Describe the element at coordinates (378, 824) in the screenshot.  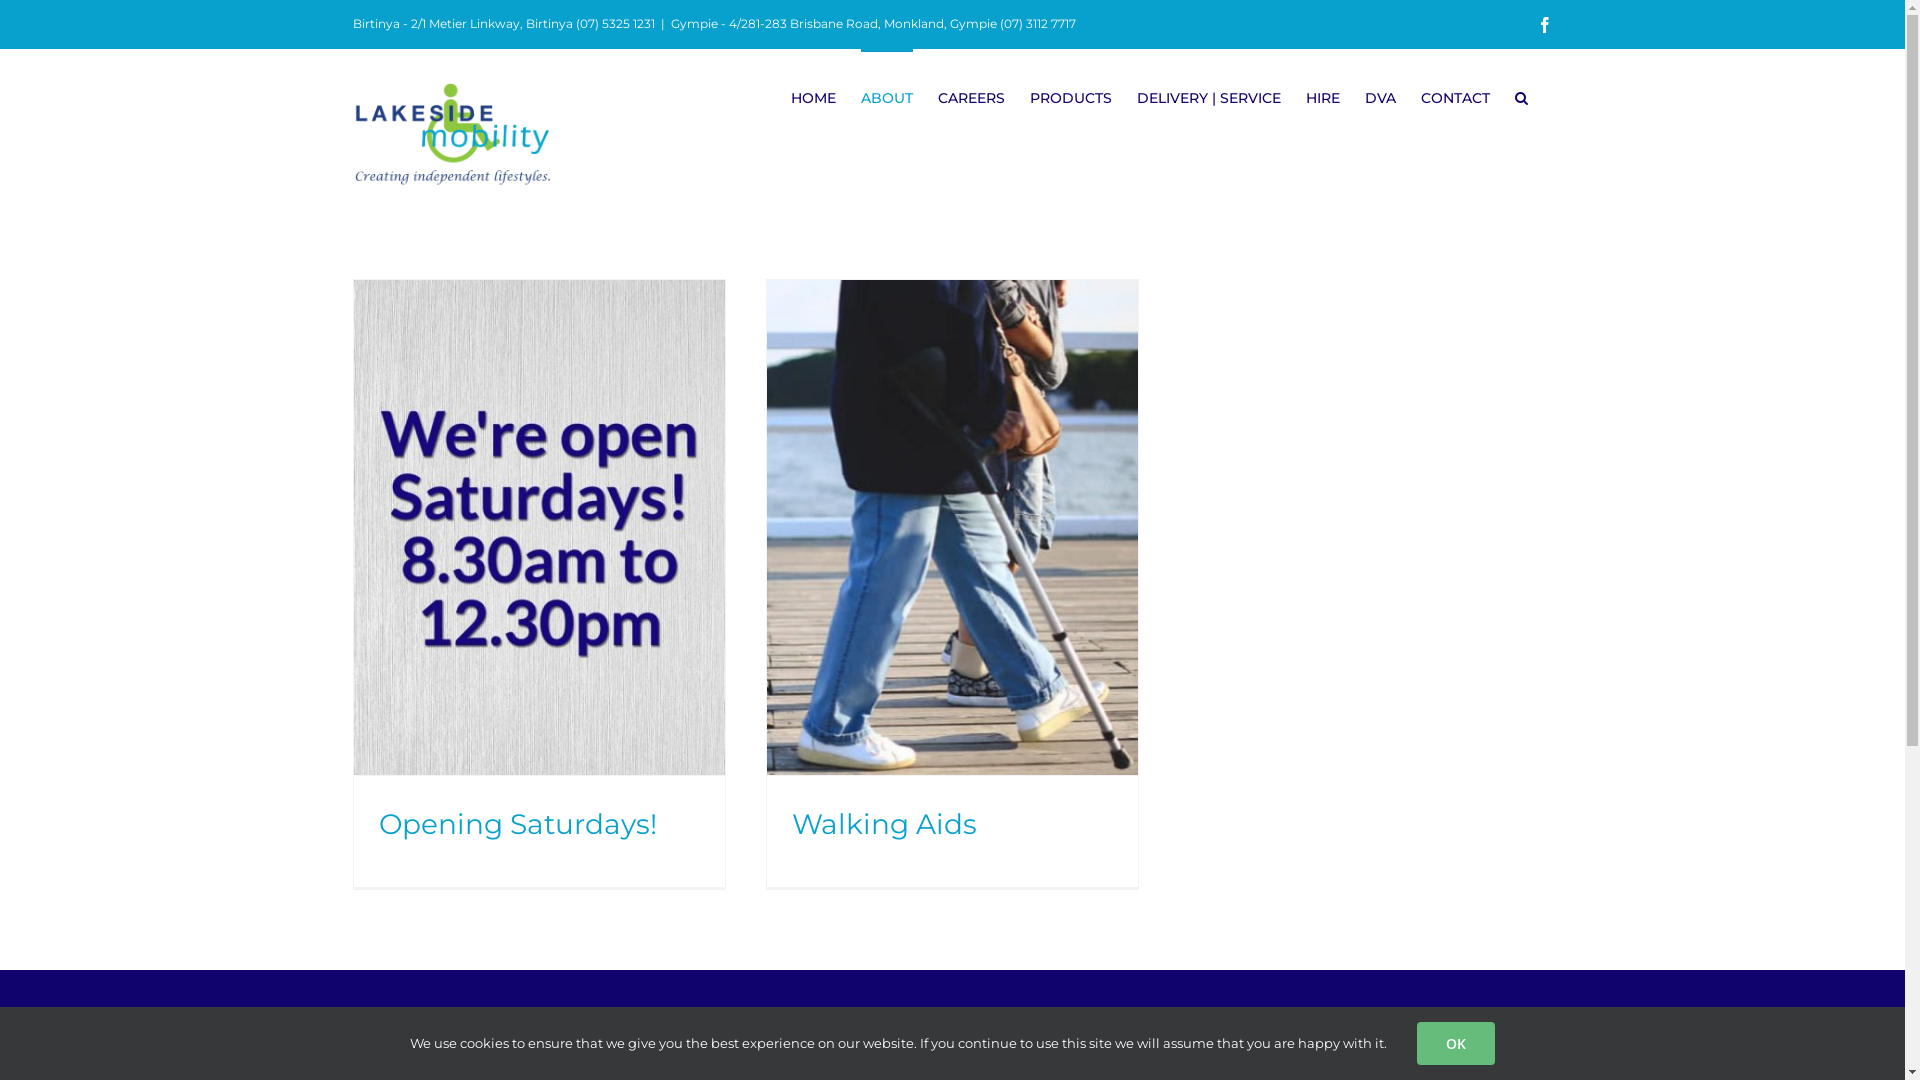
I see `'Opening Saturdays!'` at that location.